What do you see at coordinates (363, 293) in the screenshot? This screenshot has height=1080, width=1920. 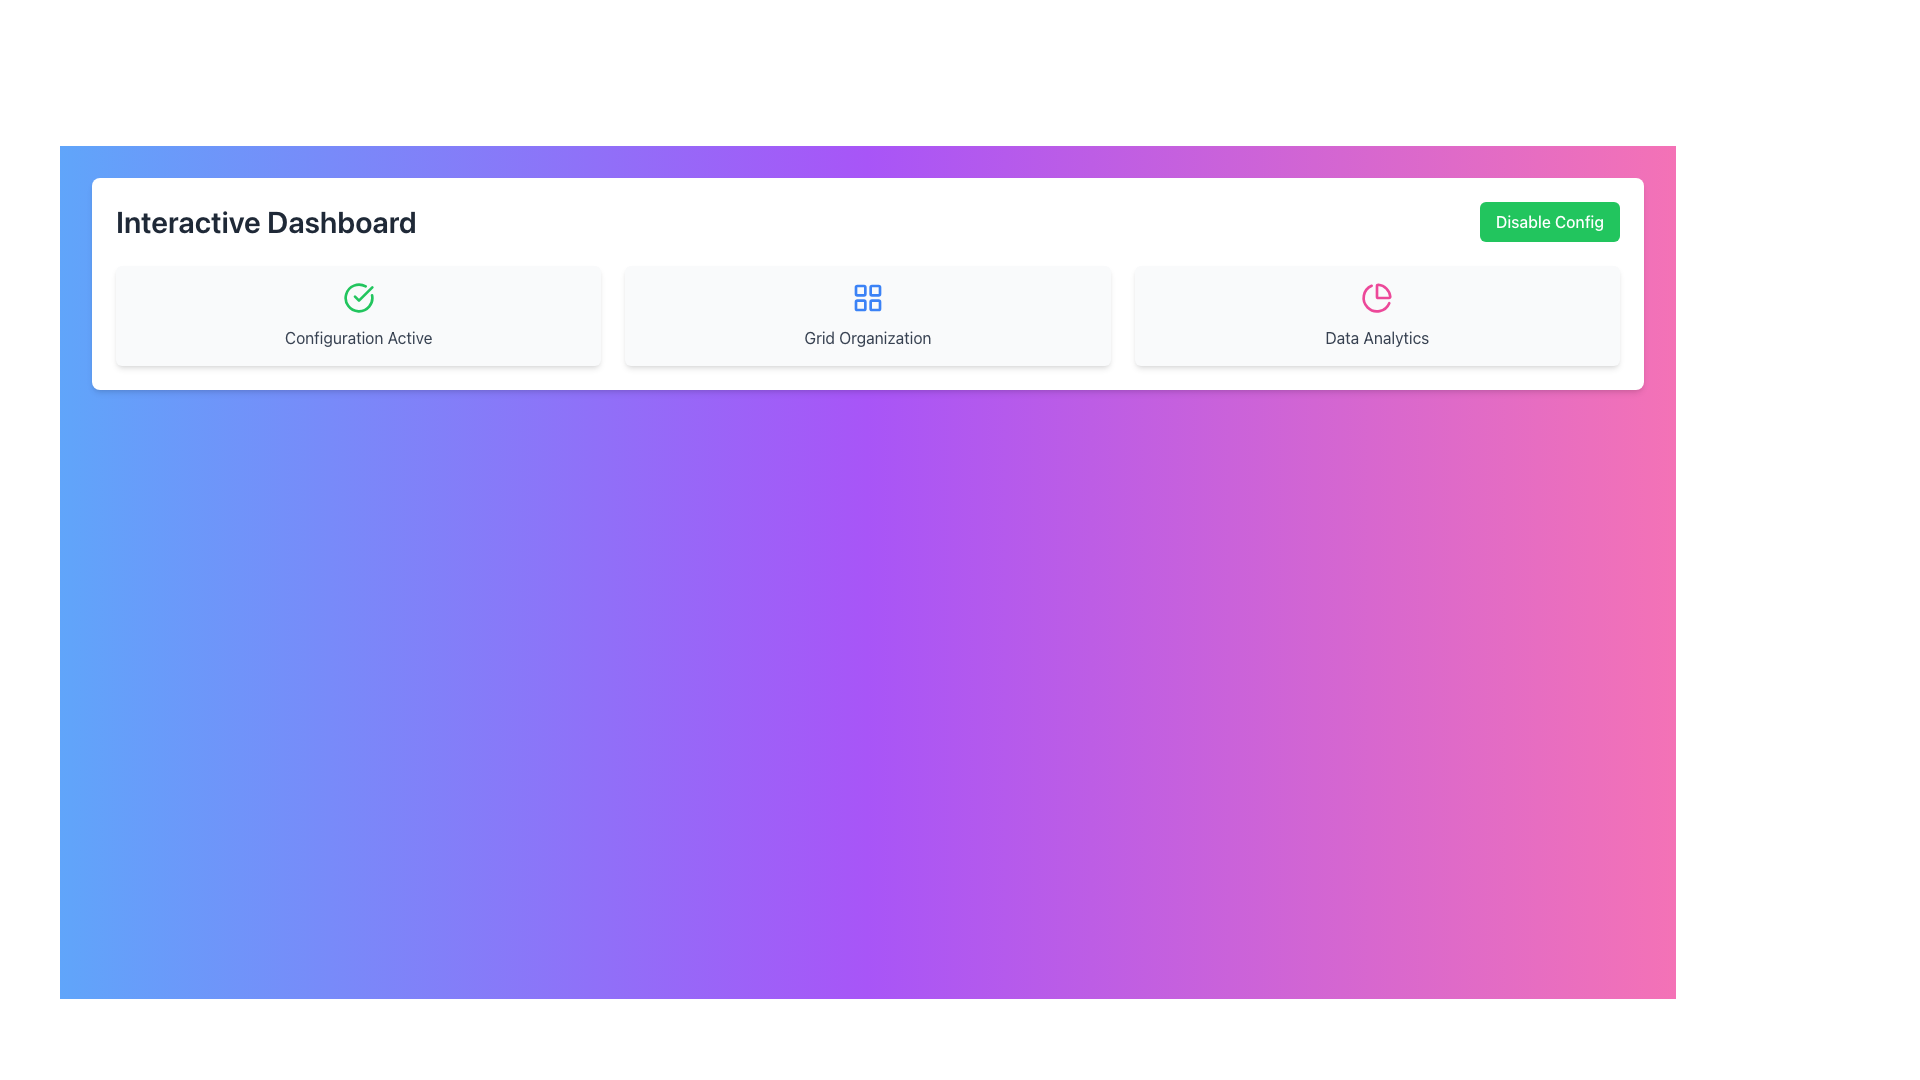 I see `the green check mark icon, which is part of the circular outline in the first card on the left of the dashboard, positioned above the text labeled 'Configuration Active' for visual confirmation` at bounding box center [363, 293].